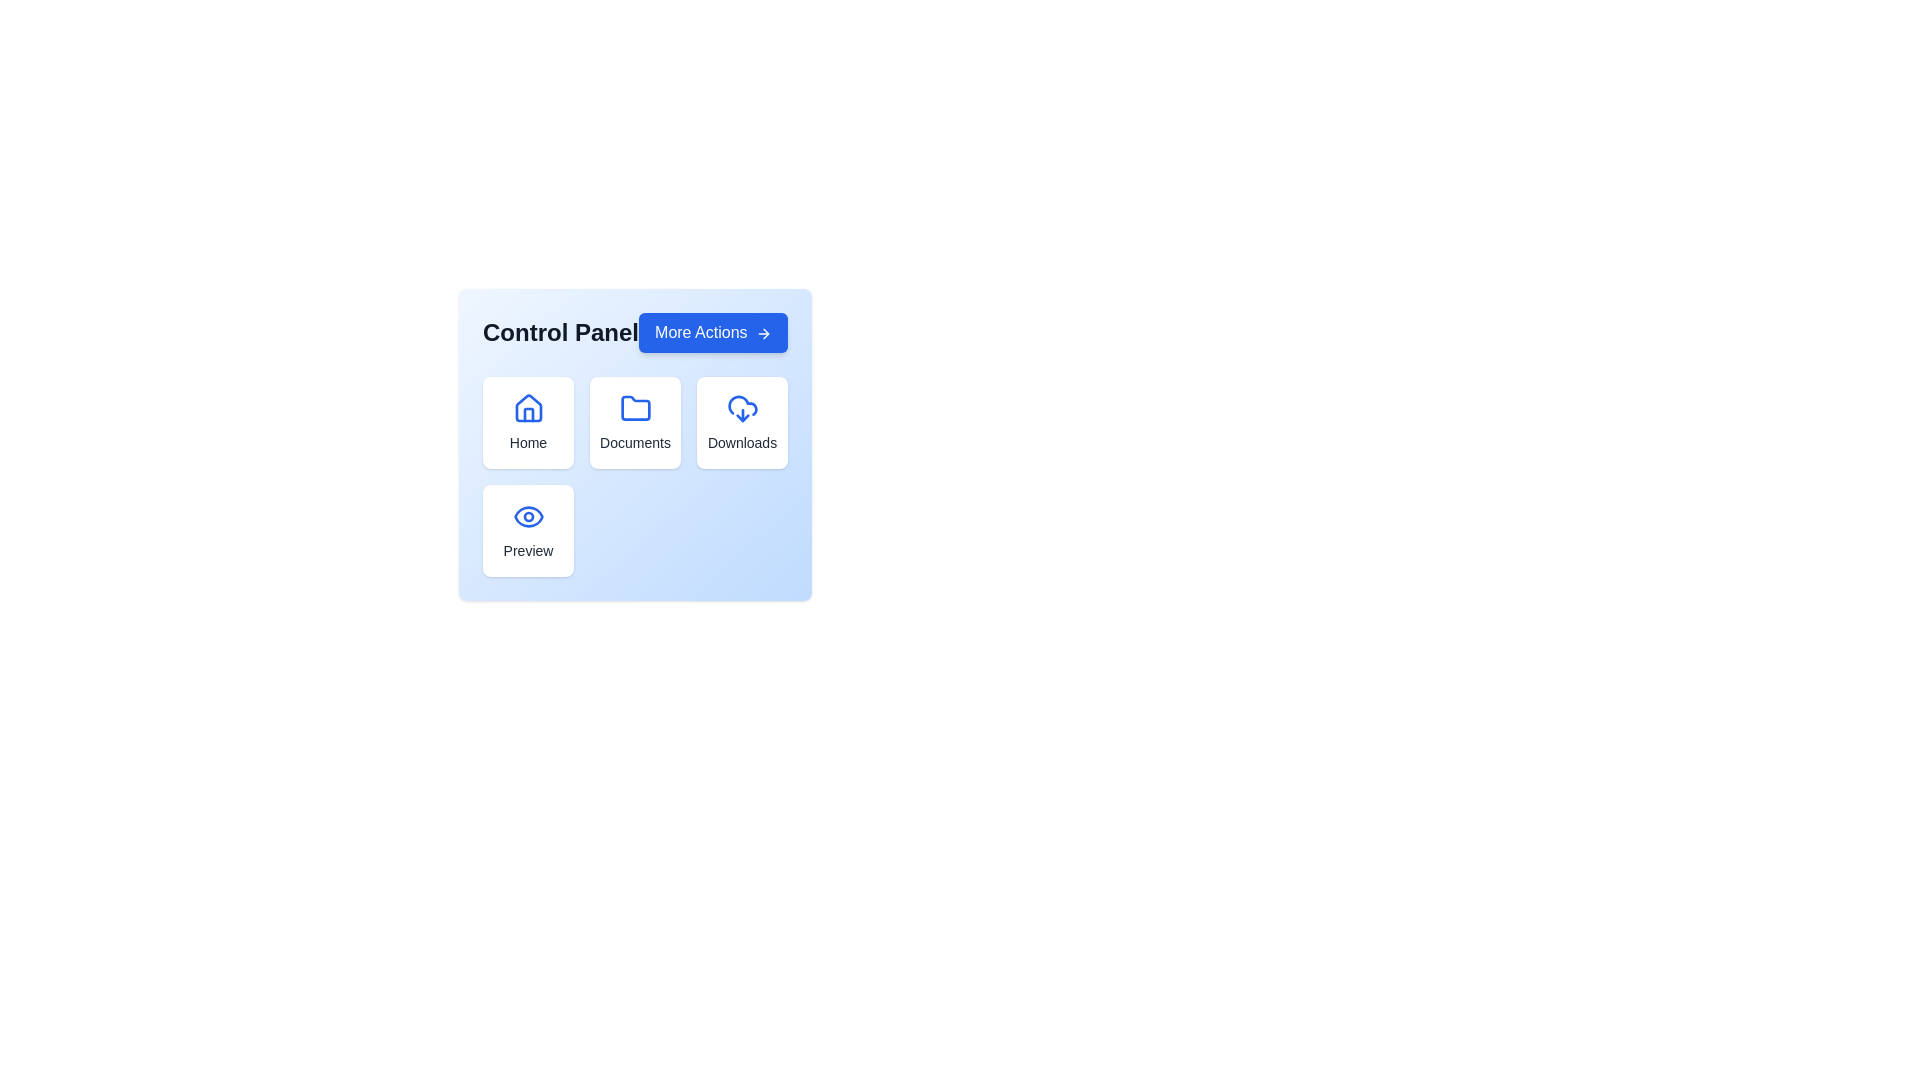 The image size is (1920, 1080). What do you see at coordinates (528, 414) in the screenshot?
I see `the rectangular building outline vector shape nested inside the house icon located in the top left quadrant of the interface panel` at bounding box center [528, 414].